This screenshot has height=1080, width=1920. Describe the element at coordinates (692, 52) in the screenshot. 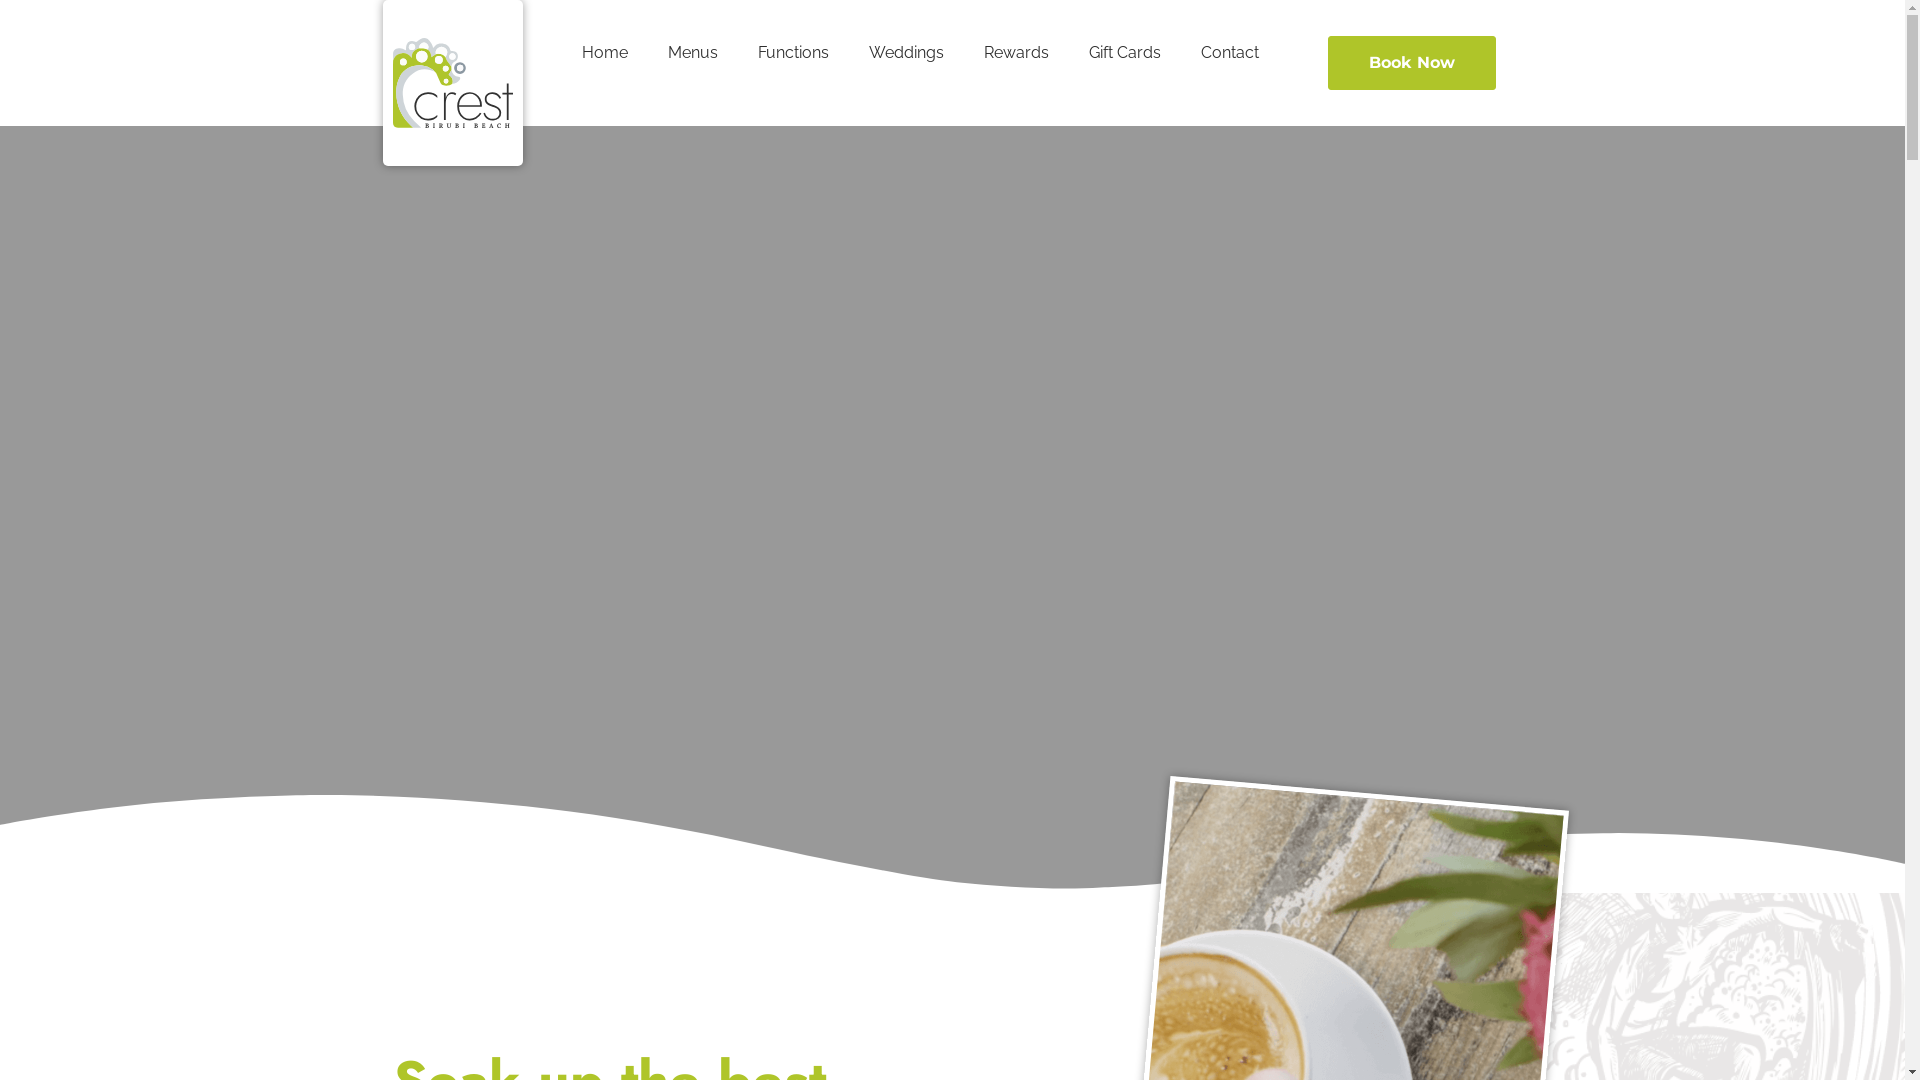

I see `'Menus'` at that location.